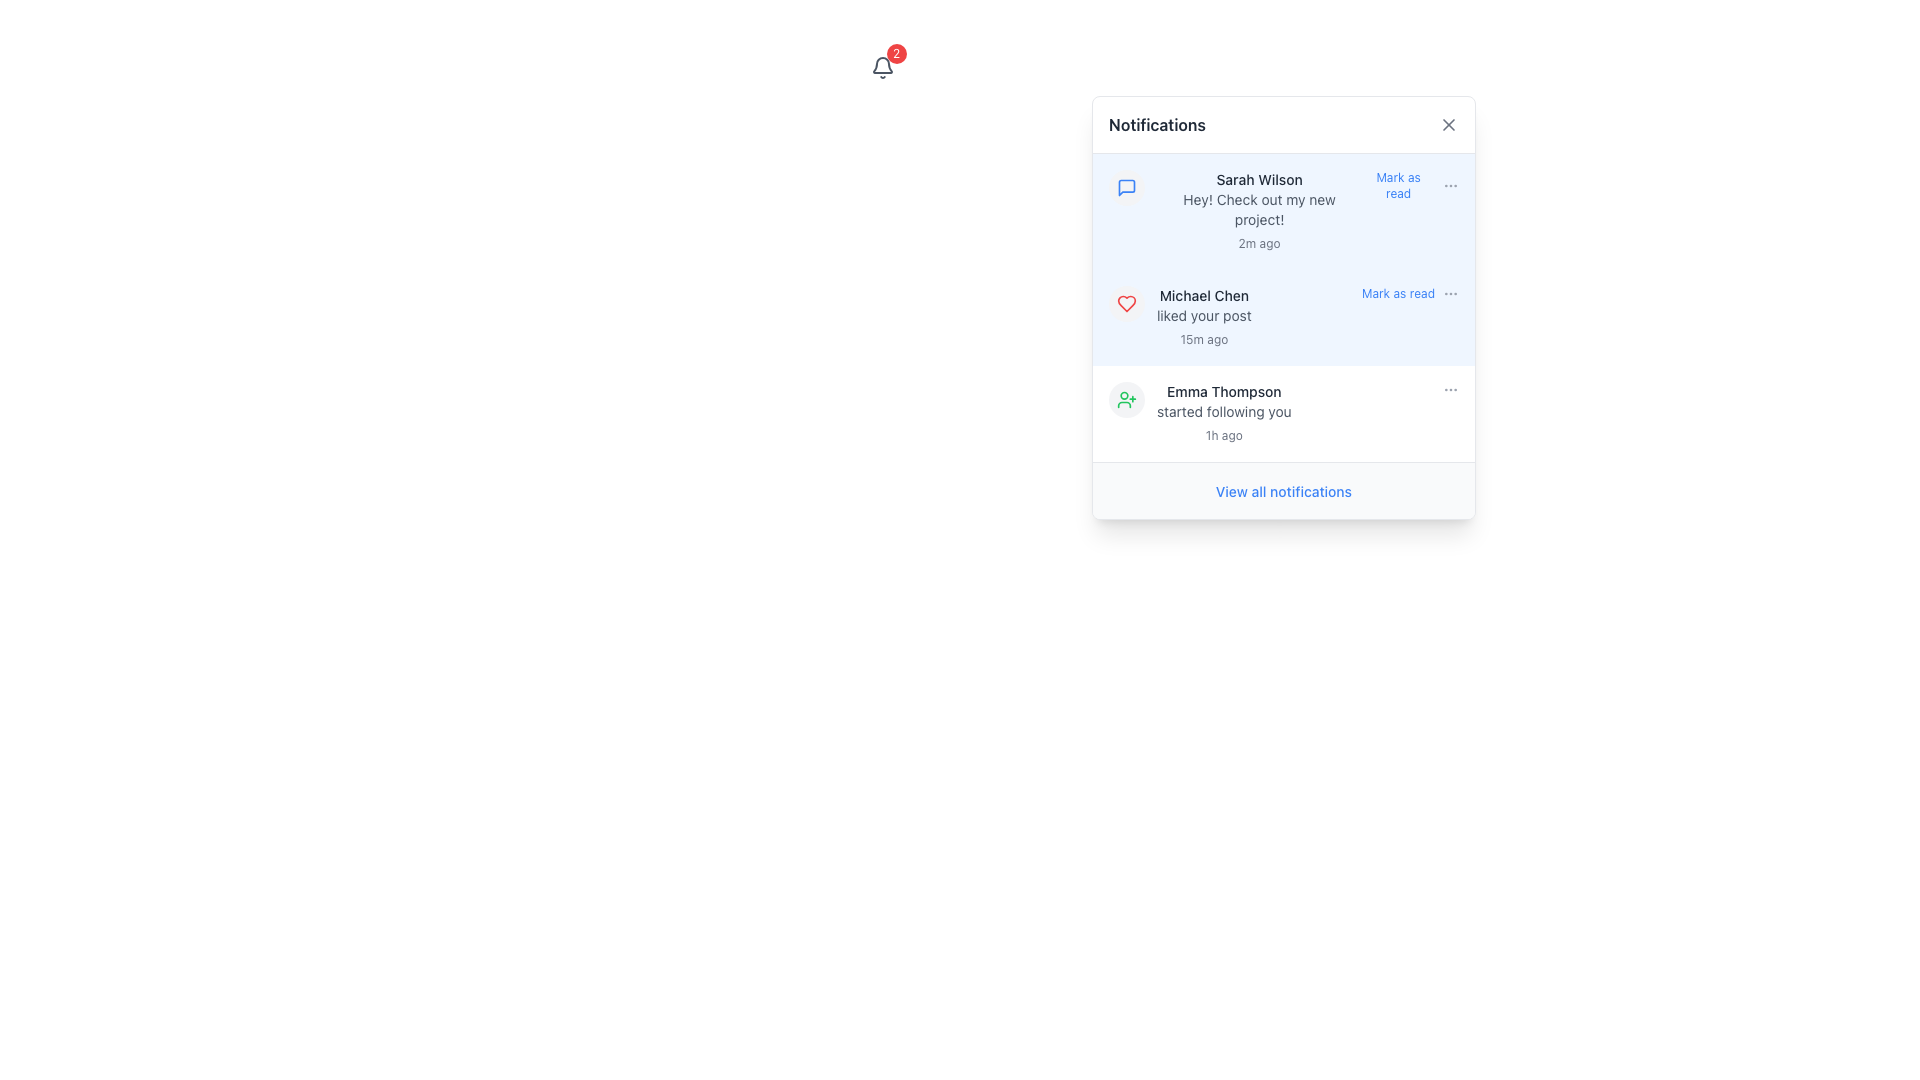 The height and width of the screenshot is (1080, 1920). I want to click on the first notification entry in the notifications dropdown panel, so click(1308, 212).